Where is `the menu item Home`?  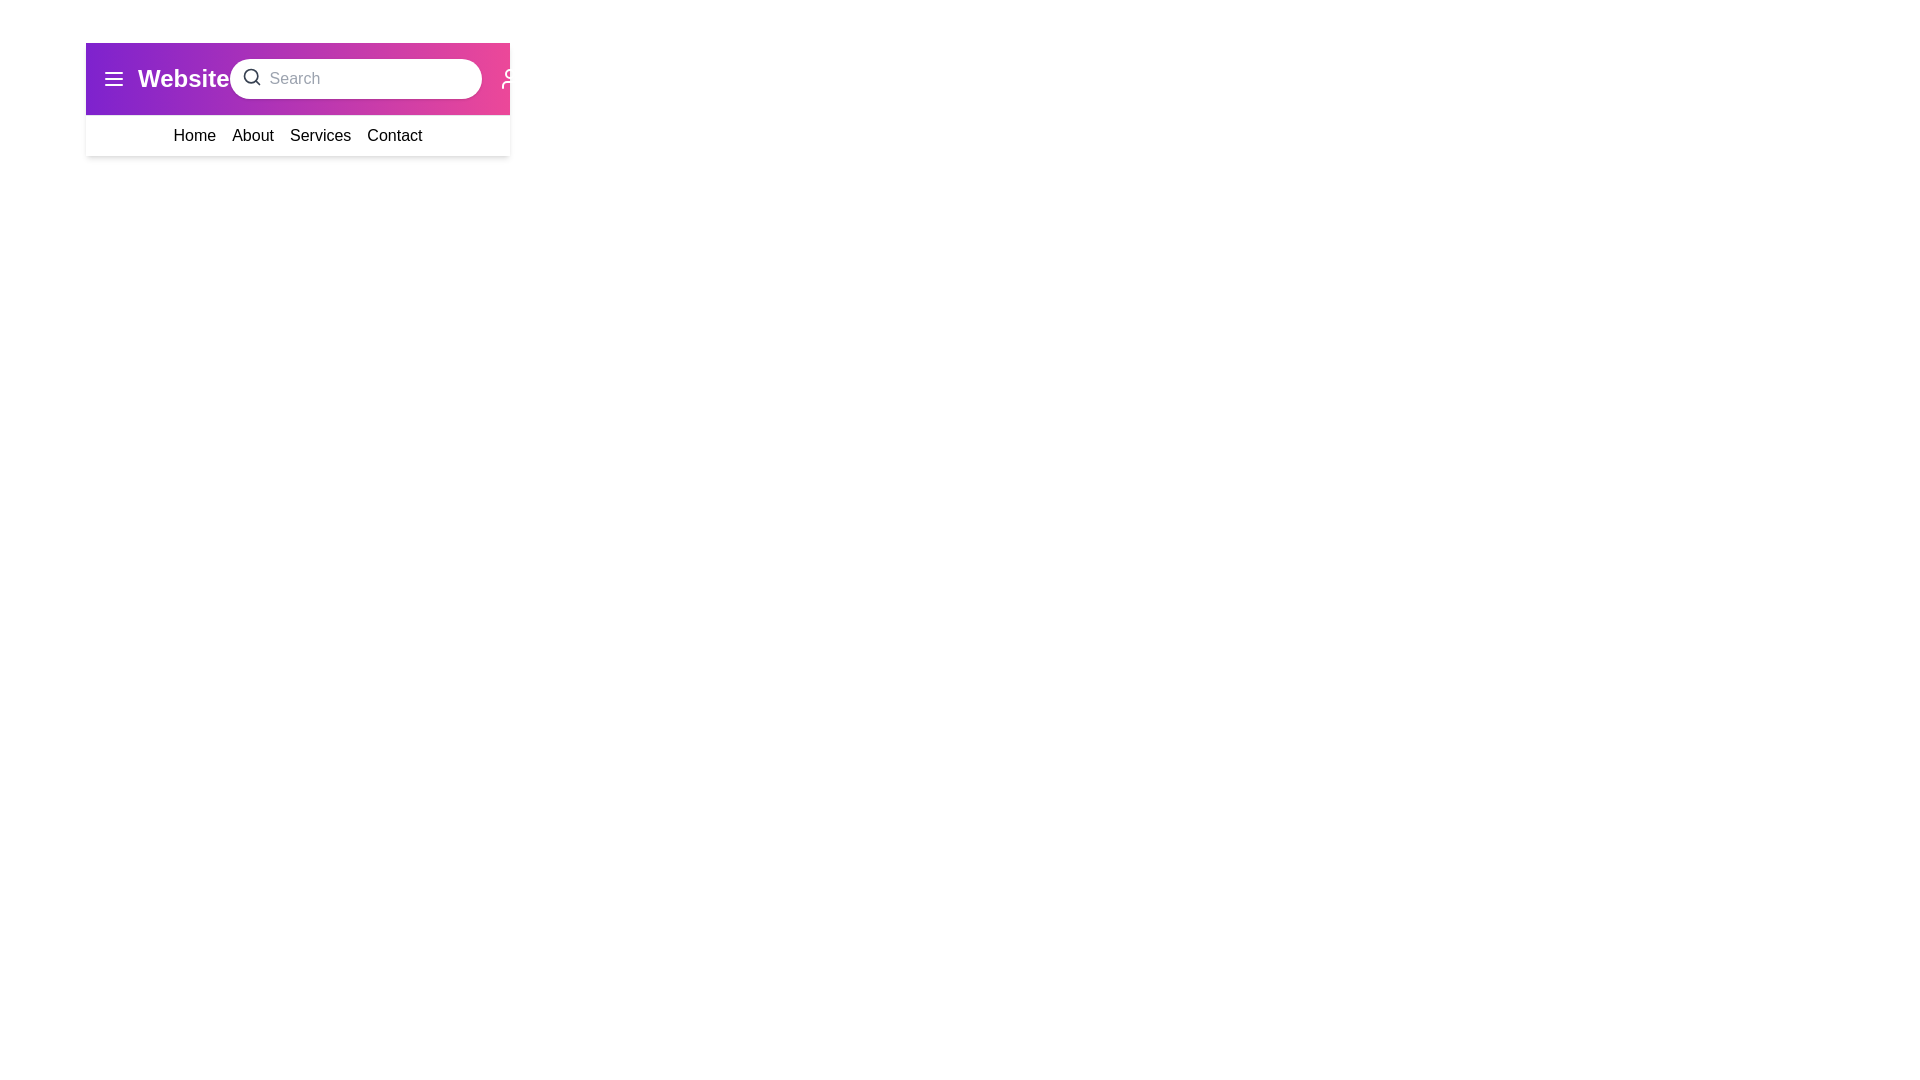
the menu item Home is located at coordinates (194, 135).